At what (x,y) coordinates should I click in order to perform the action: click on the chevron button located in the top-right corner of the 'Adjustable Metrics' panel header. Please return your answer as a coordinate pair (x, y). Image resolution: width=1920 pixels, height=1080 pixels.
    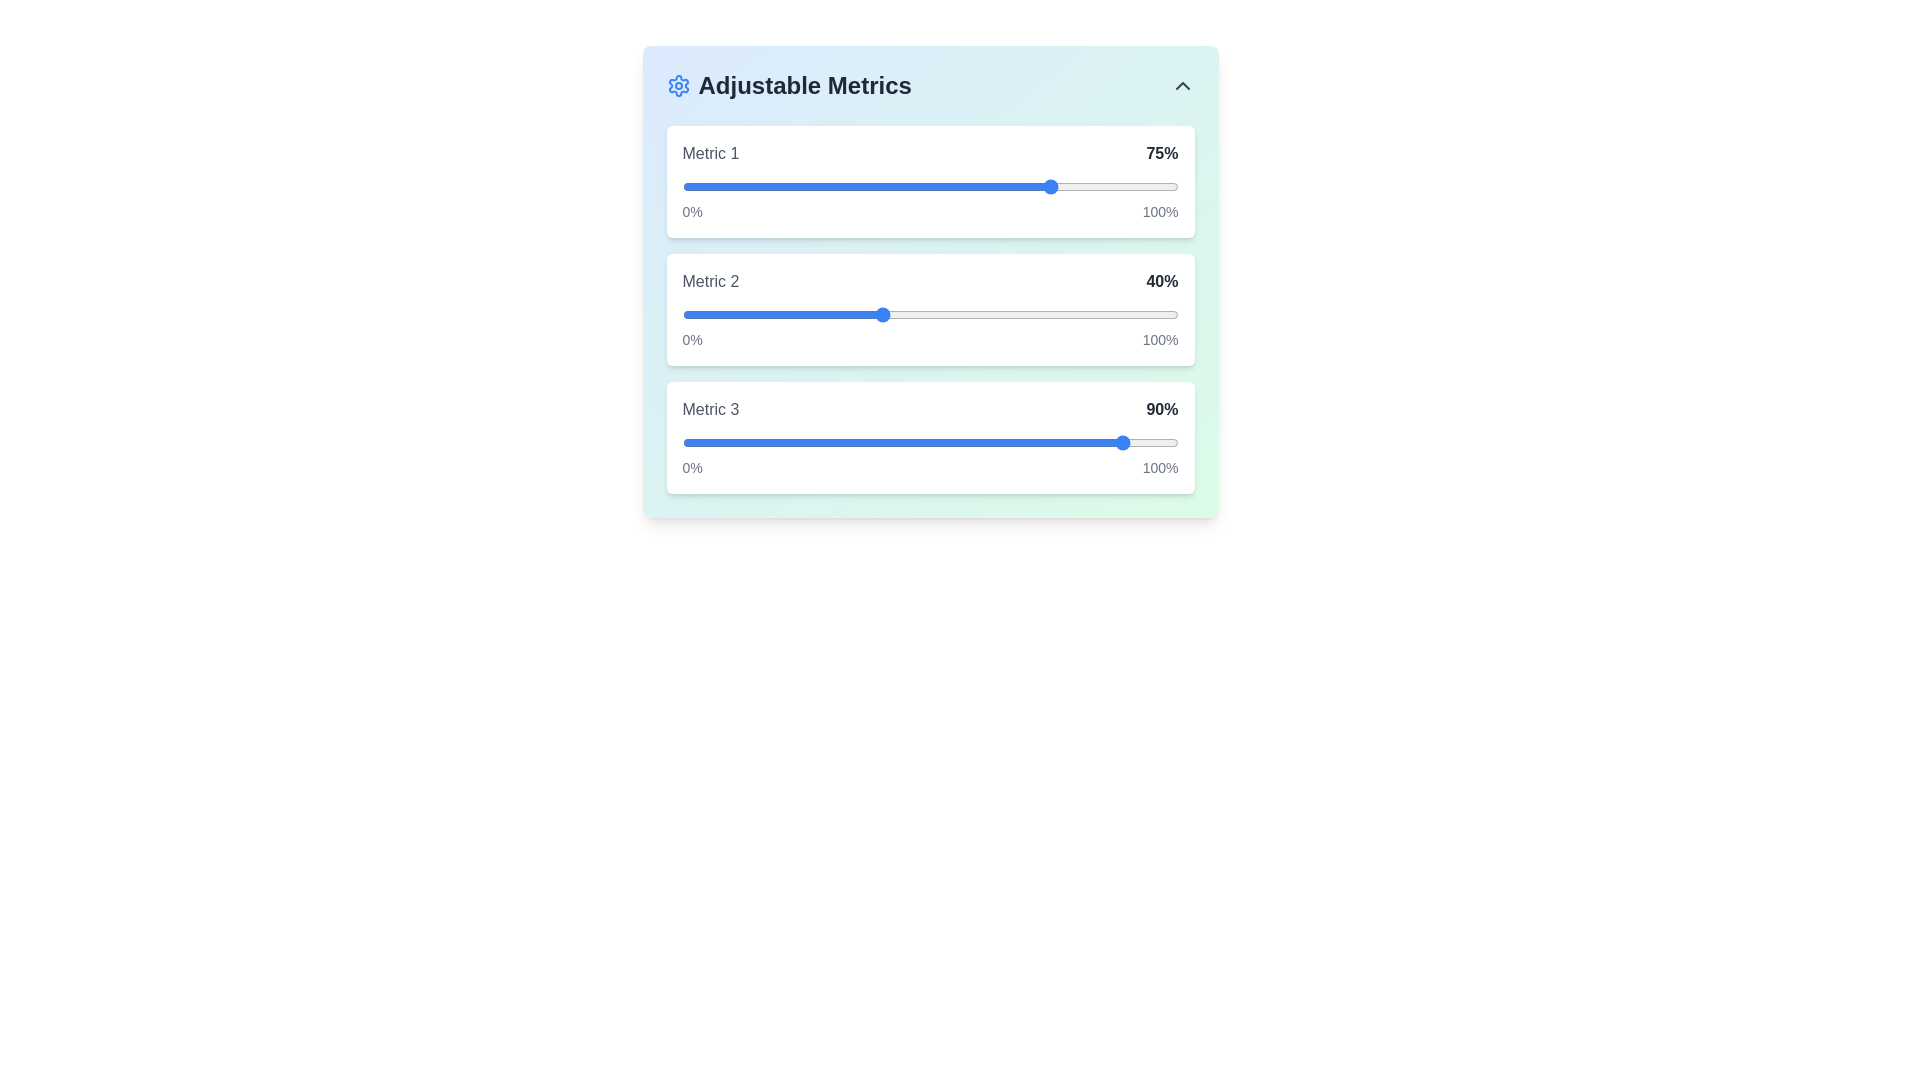
    Looking at the image, I should click on (1182, 84).